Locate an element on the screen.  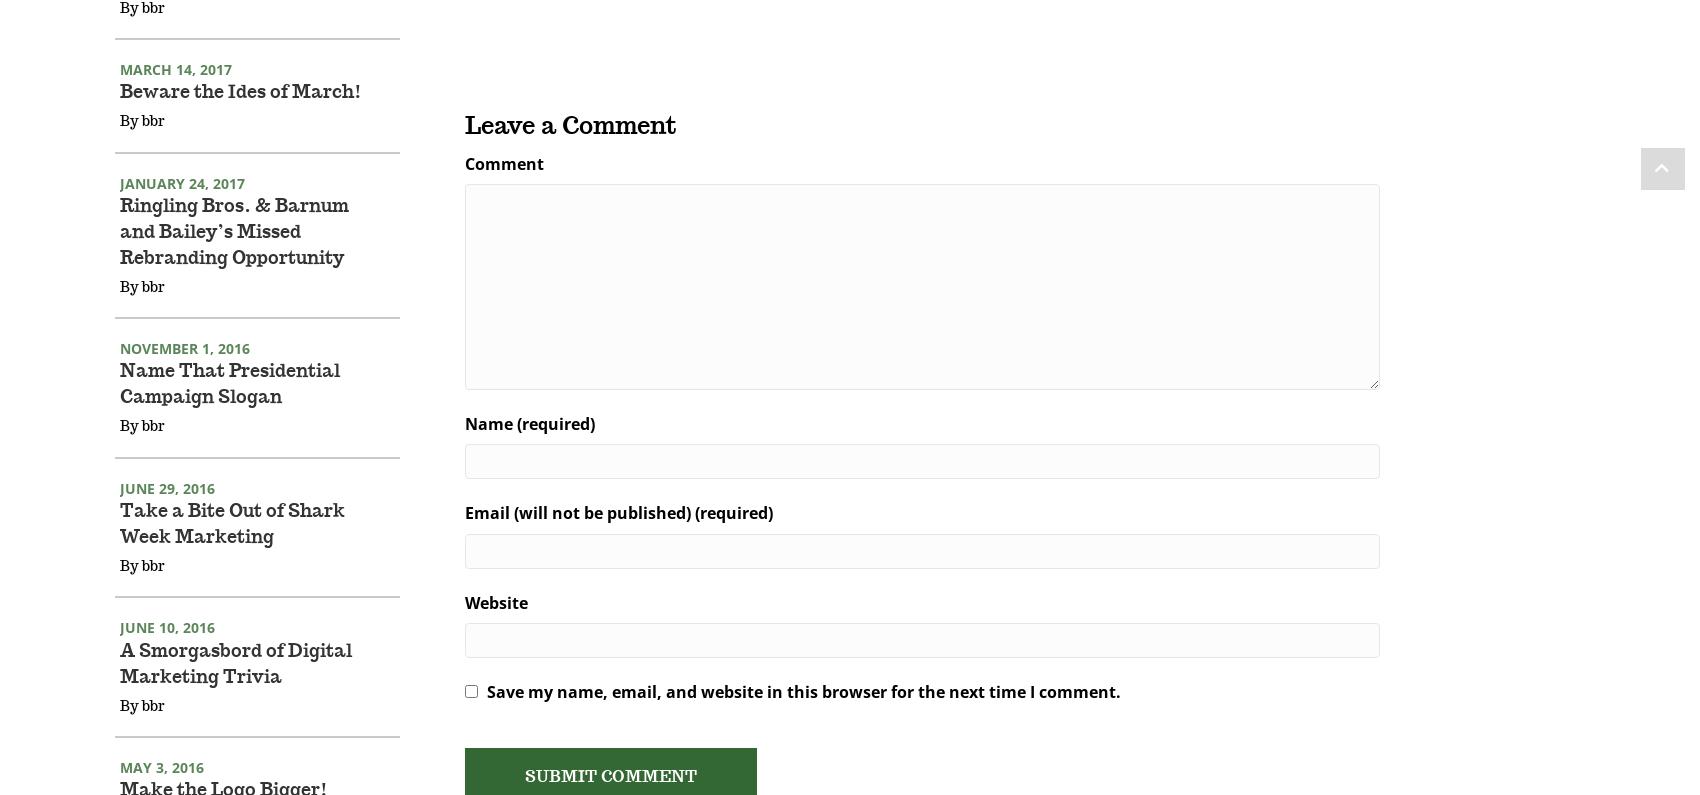
'Name (required)' is located at coordinates (529, 450).